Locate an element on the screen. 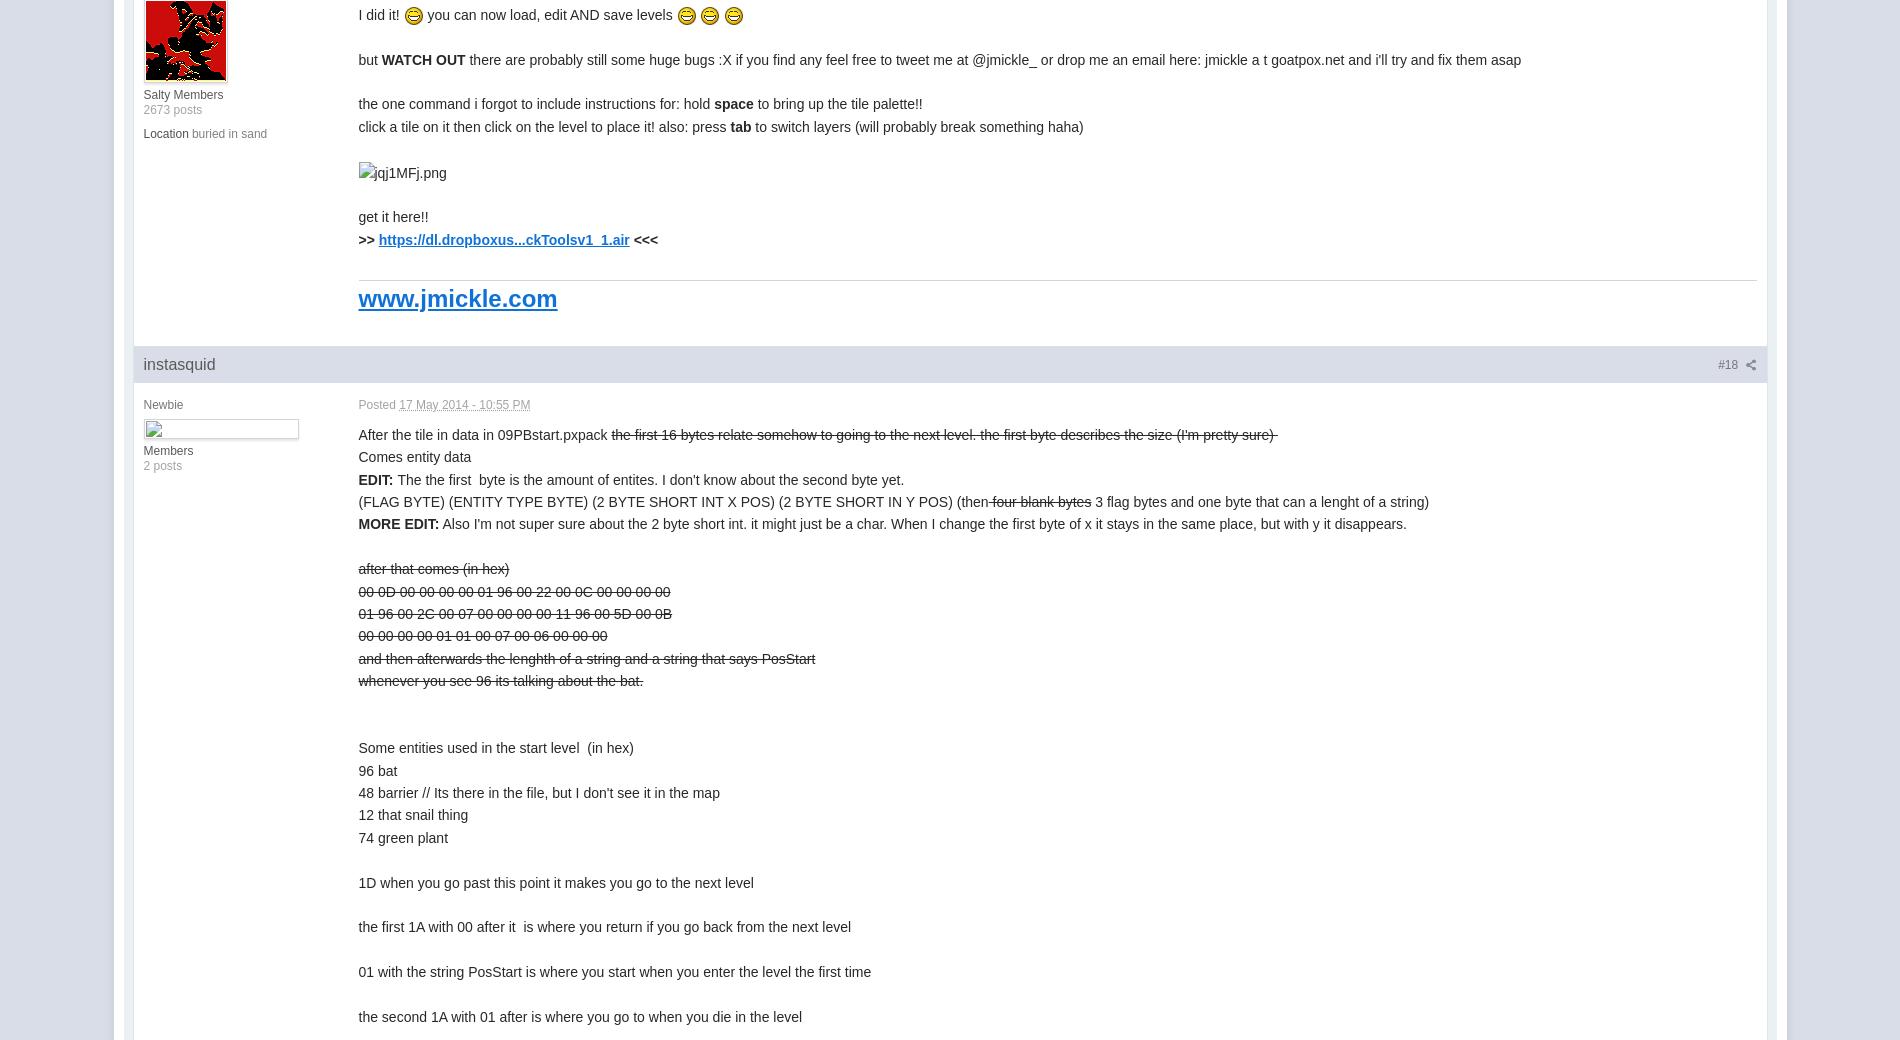 This screenshot has height=1040, width=1900. 'MORE EDIT:' is located at coordinates (397, 522).